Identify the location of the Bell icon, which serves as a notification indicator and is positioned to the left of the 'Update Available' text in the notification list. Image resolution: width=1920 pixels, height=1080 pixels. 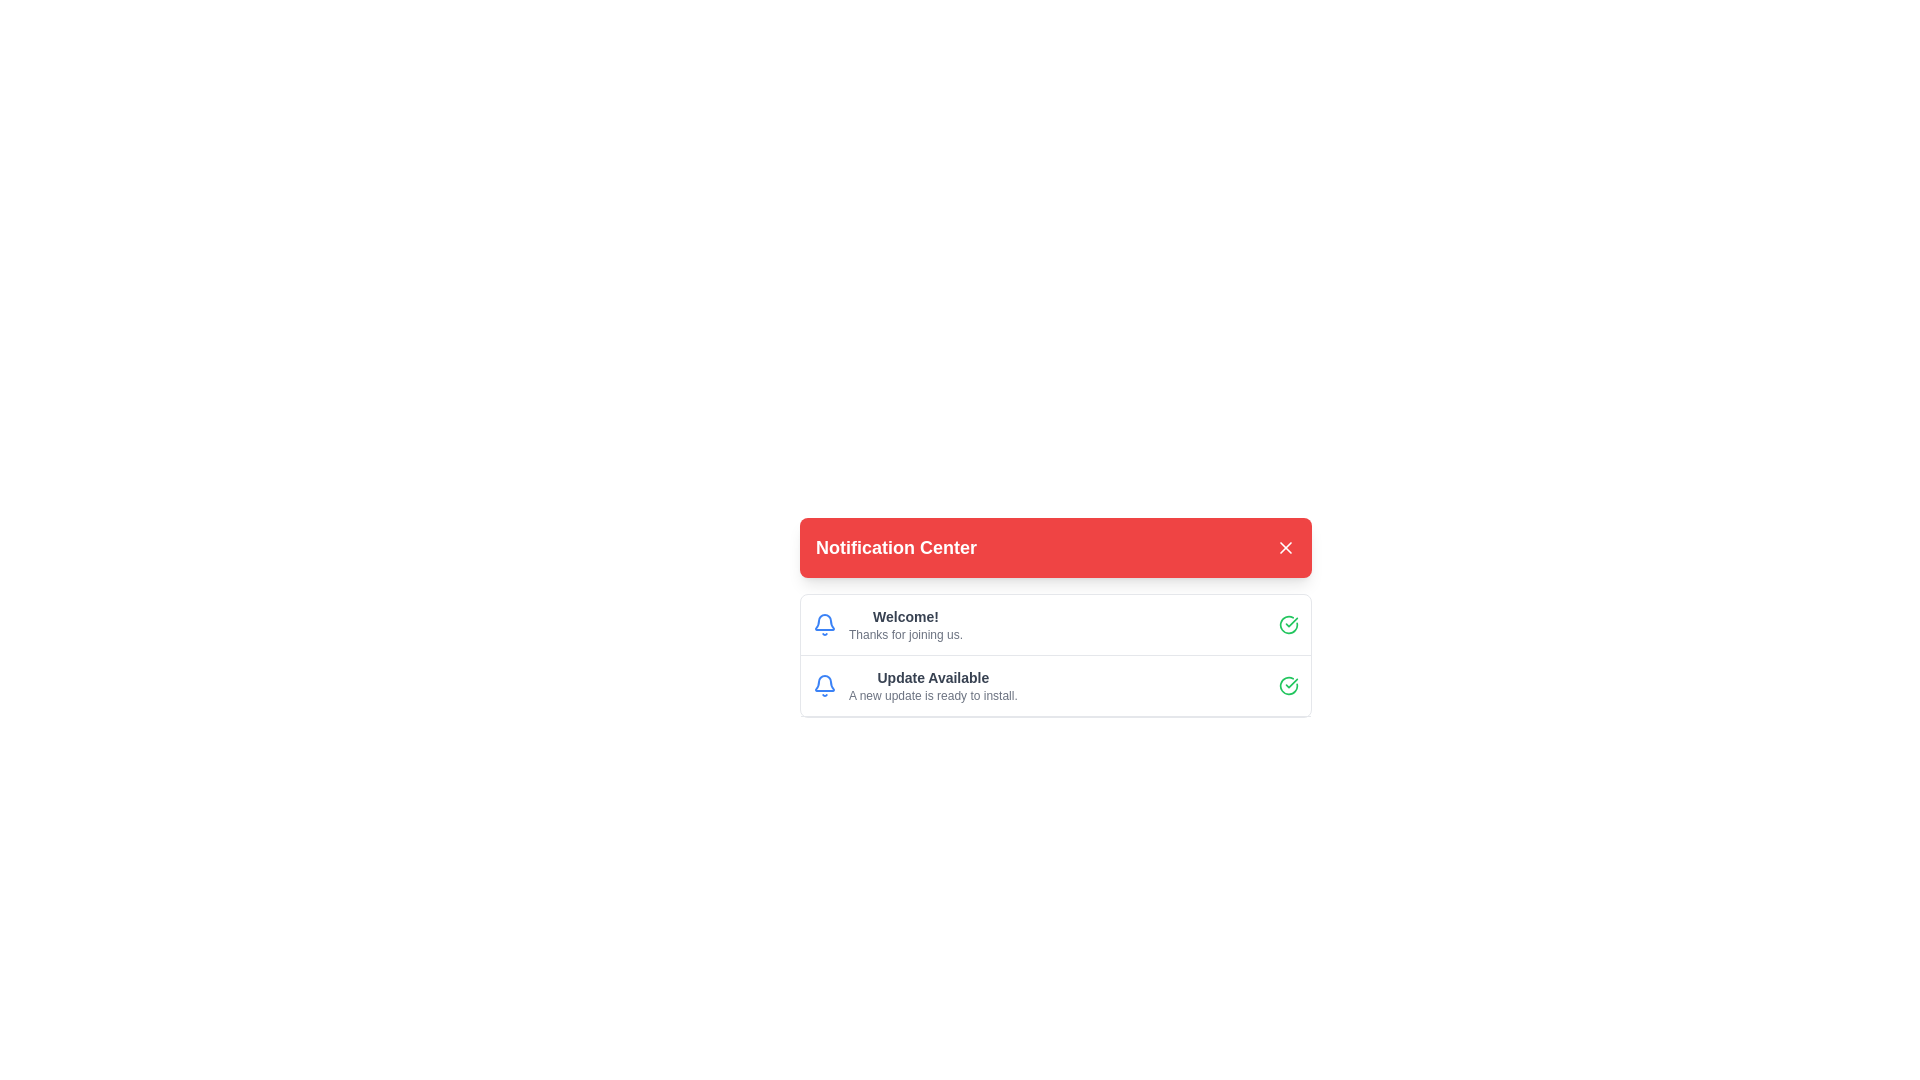
(825, 621).